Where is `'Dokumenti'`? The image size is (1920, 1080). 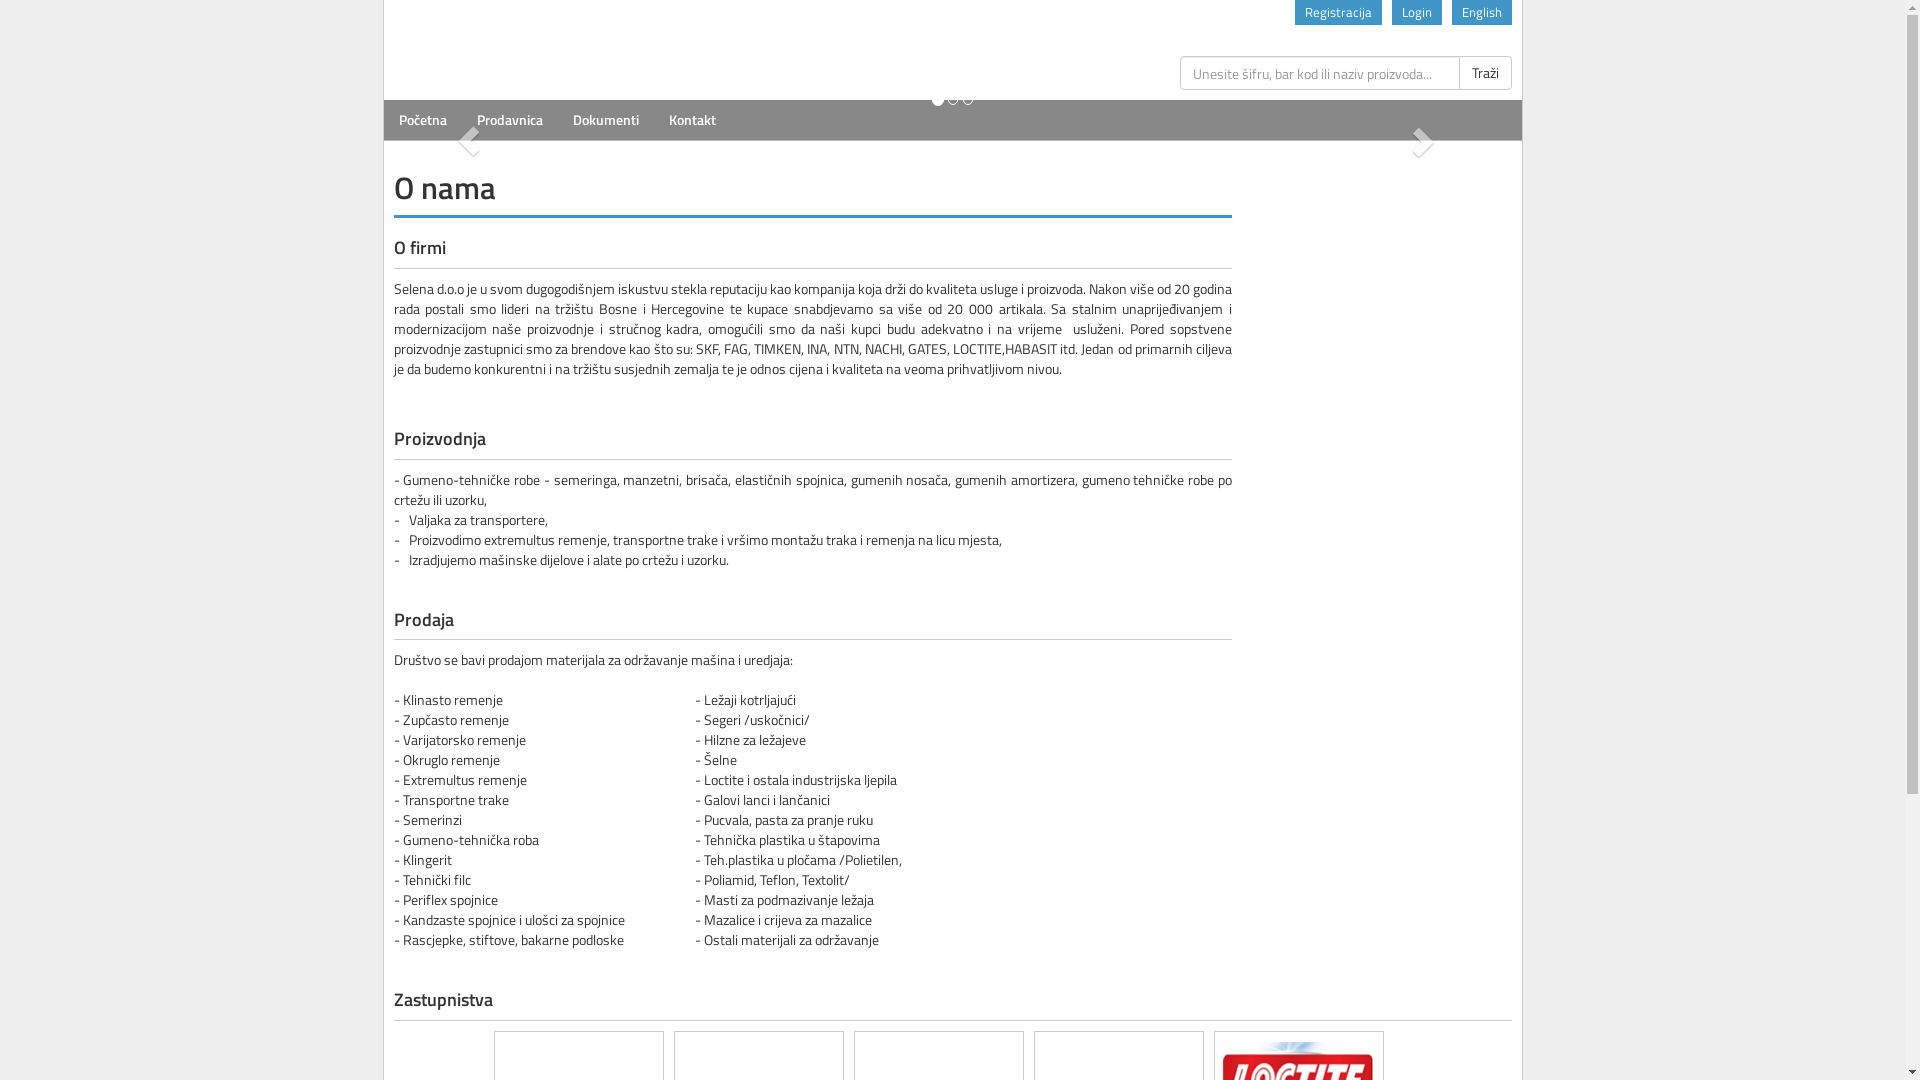
'Dokumenti' is located at coordinates (604, 119).